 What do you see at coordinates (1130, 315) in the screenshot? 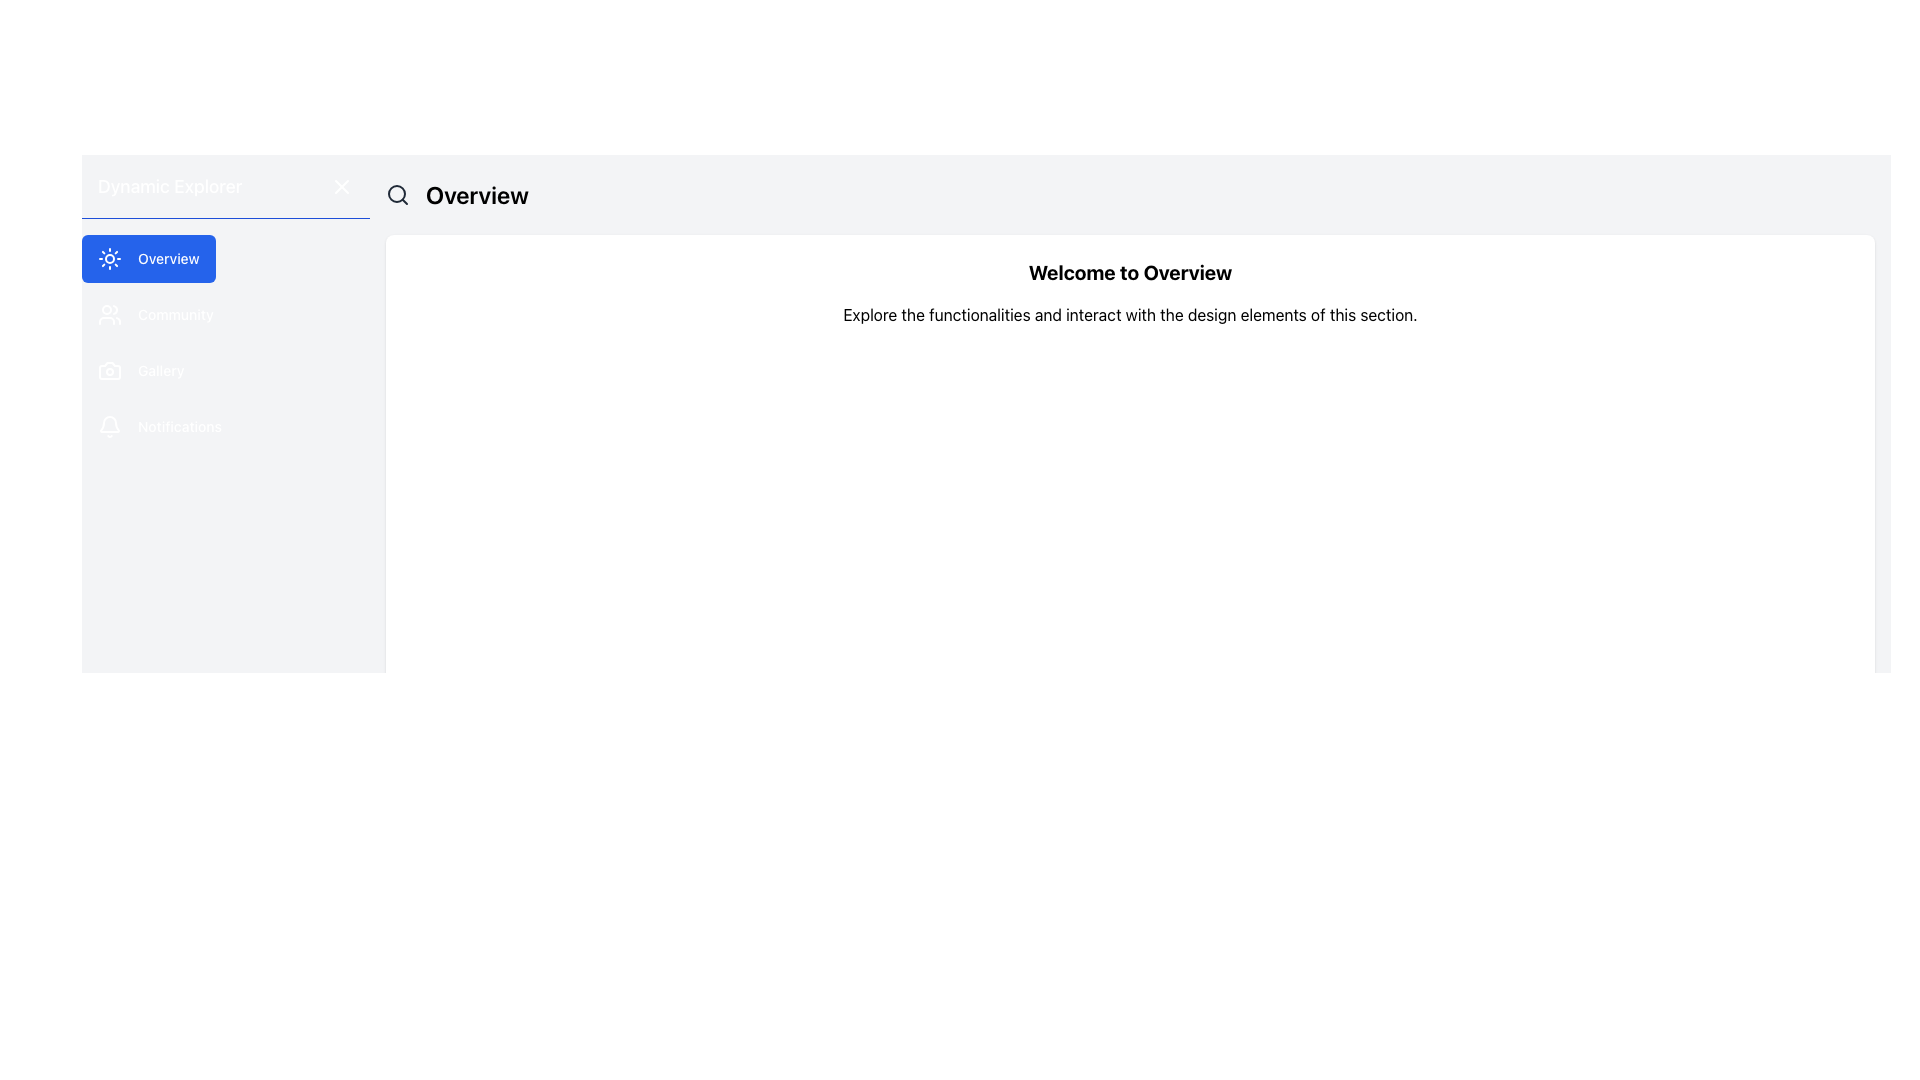
I see `the text element containing 'Explore the functionalities and interact with the design elements of this section.' which is located directly beneath the header 'Welcome to Overview'` at bounding box center [1130, 315].